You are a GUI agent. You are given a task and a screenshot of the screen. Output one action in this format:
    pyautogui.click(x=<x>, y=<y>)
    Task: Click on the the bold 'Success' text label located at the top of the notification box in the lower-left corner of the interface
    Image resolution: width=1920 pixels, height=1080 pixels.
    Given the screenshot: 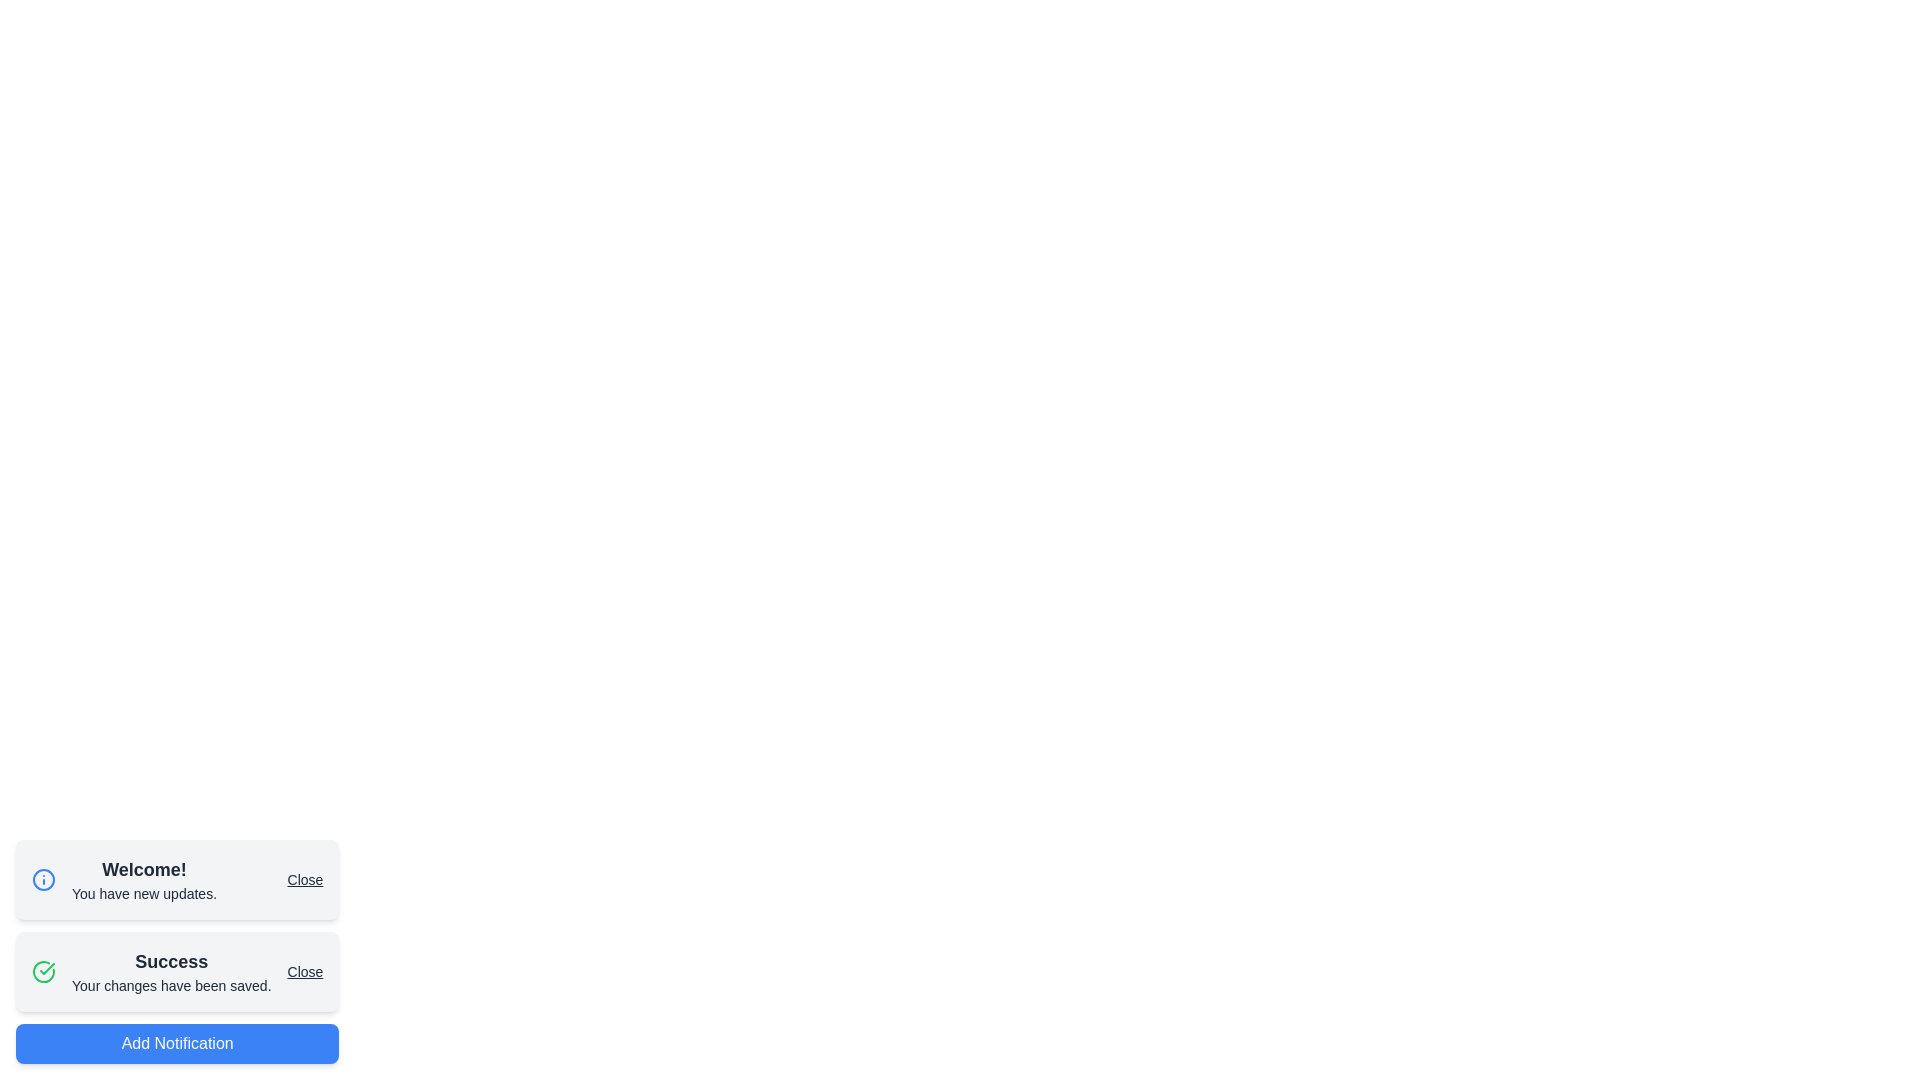 What is the action you would take?
    pyautogui.click(x=171, y=960)
    